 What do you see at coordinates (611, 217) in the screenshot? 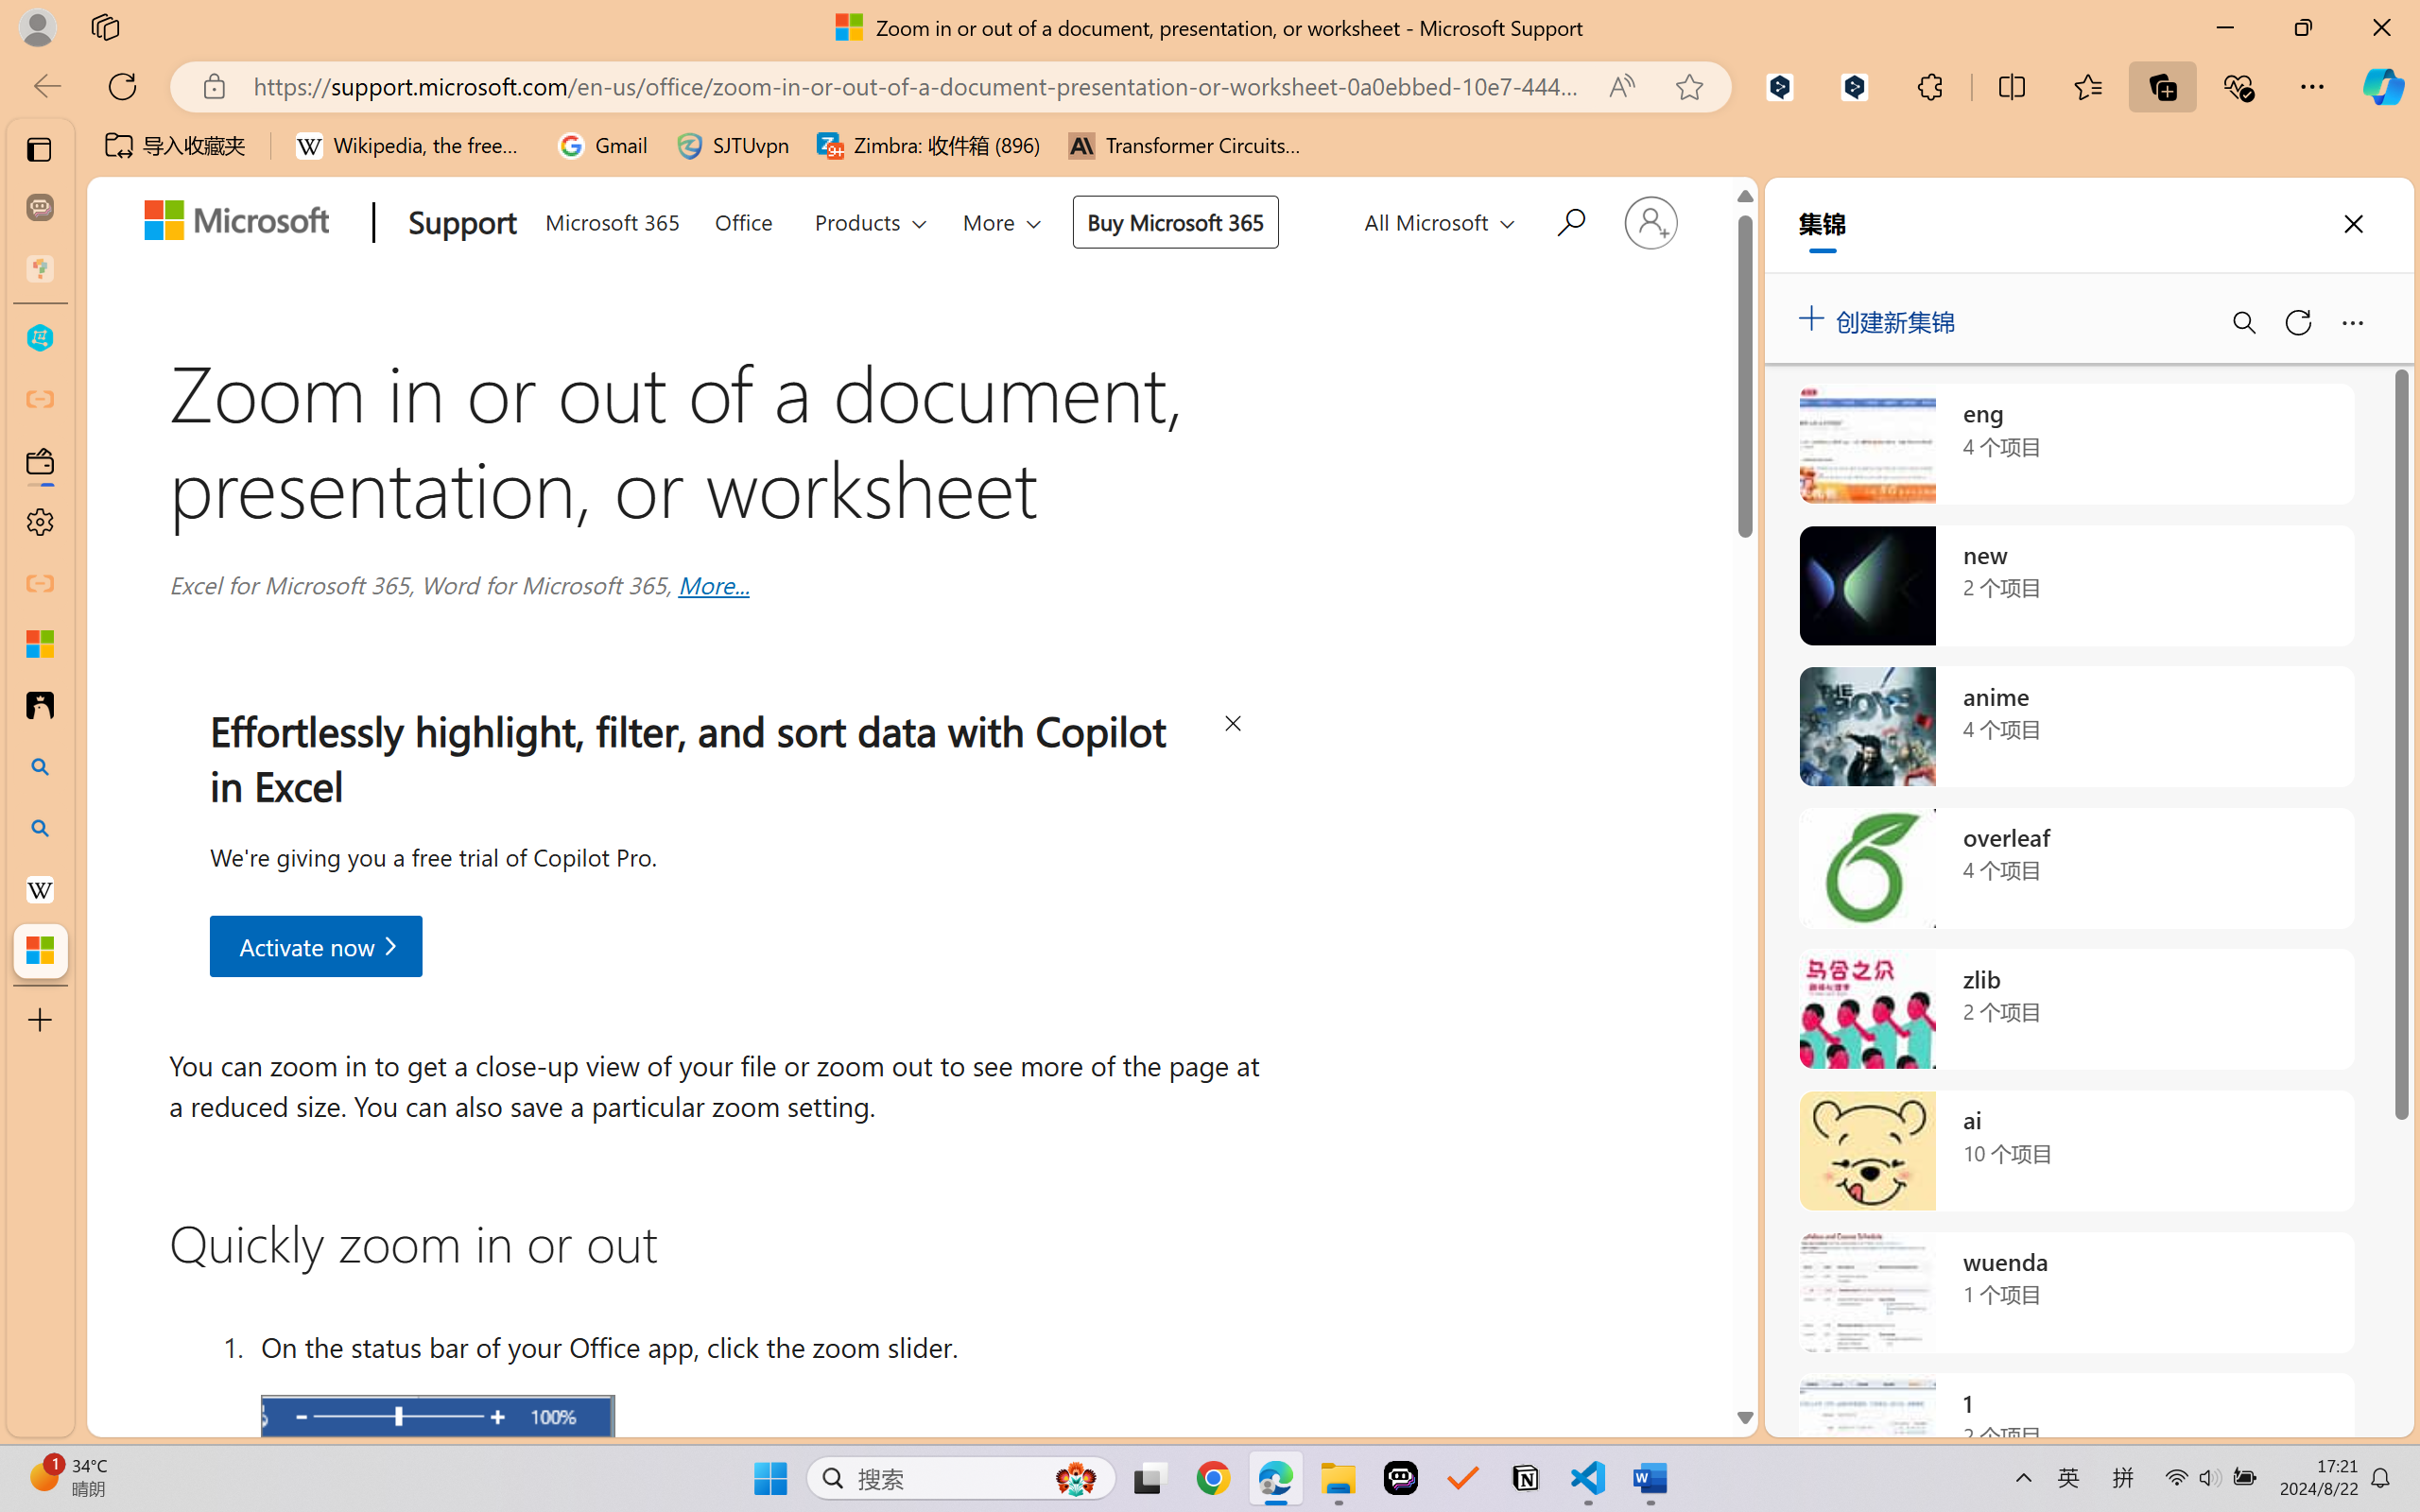
I see `'Microsoft 365'` at bounding box center [611, 217].